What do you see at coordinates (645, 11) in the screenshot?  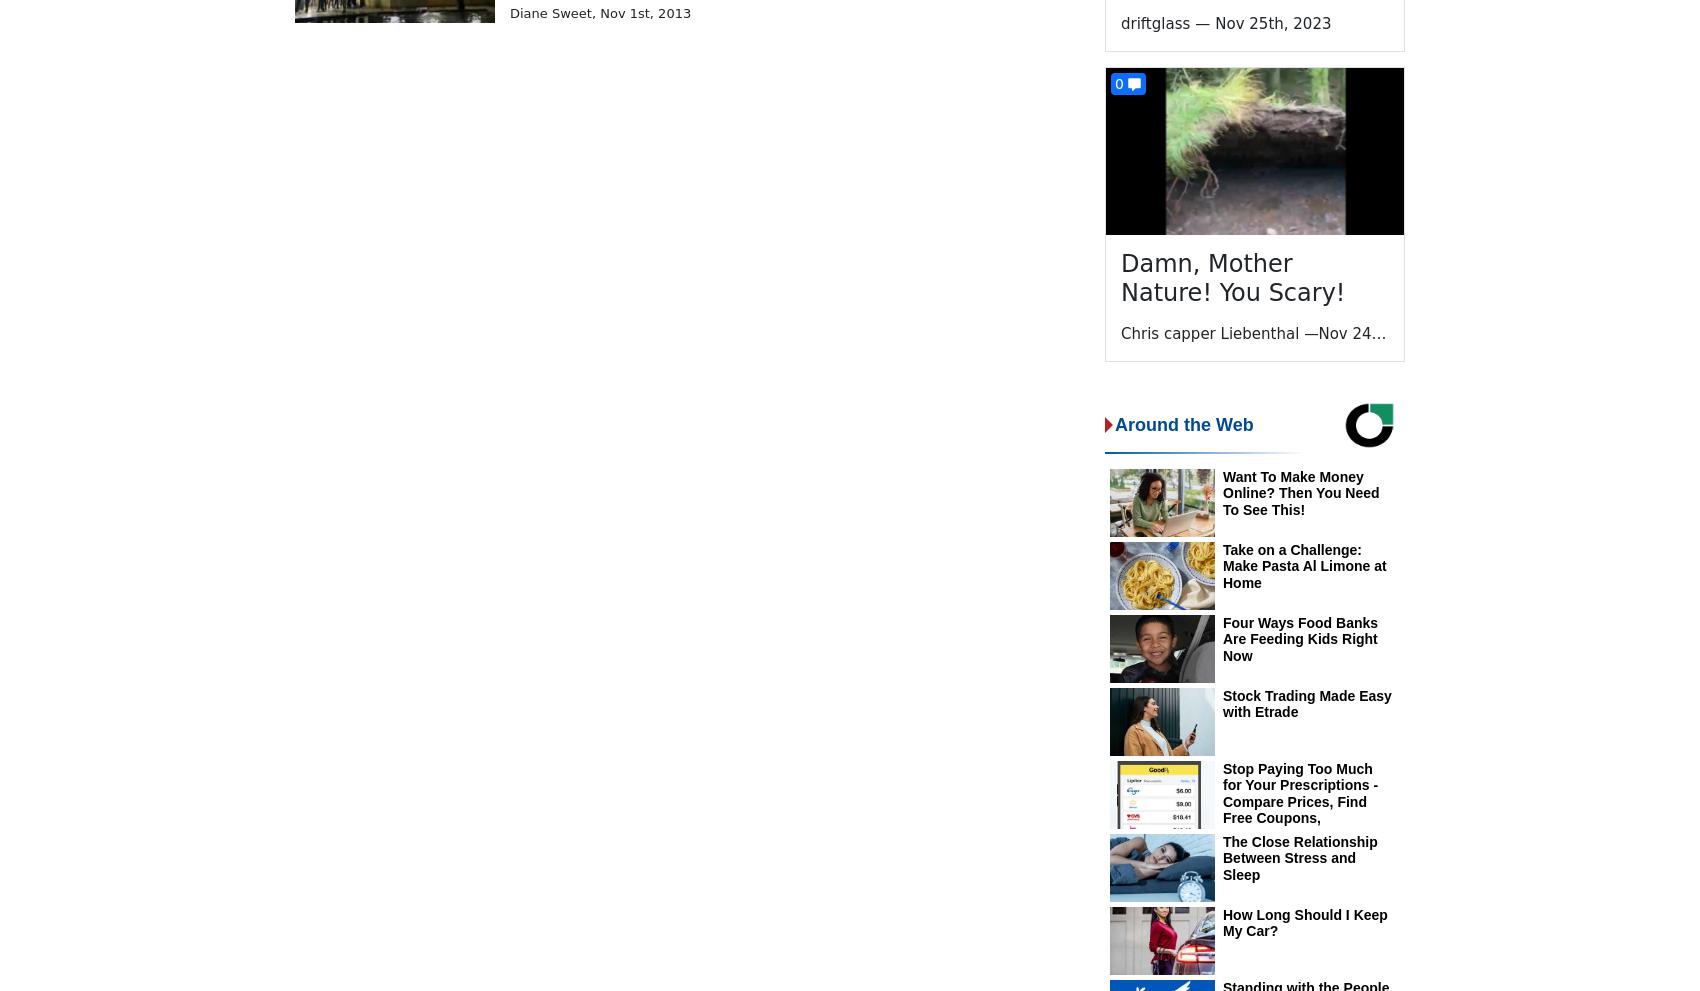 I see `'Nov 1st, 2013'` at bounding box center [645, 11].